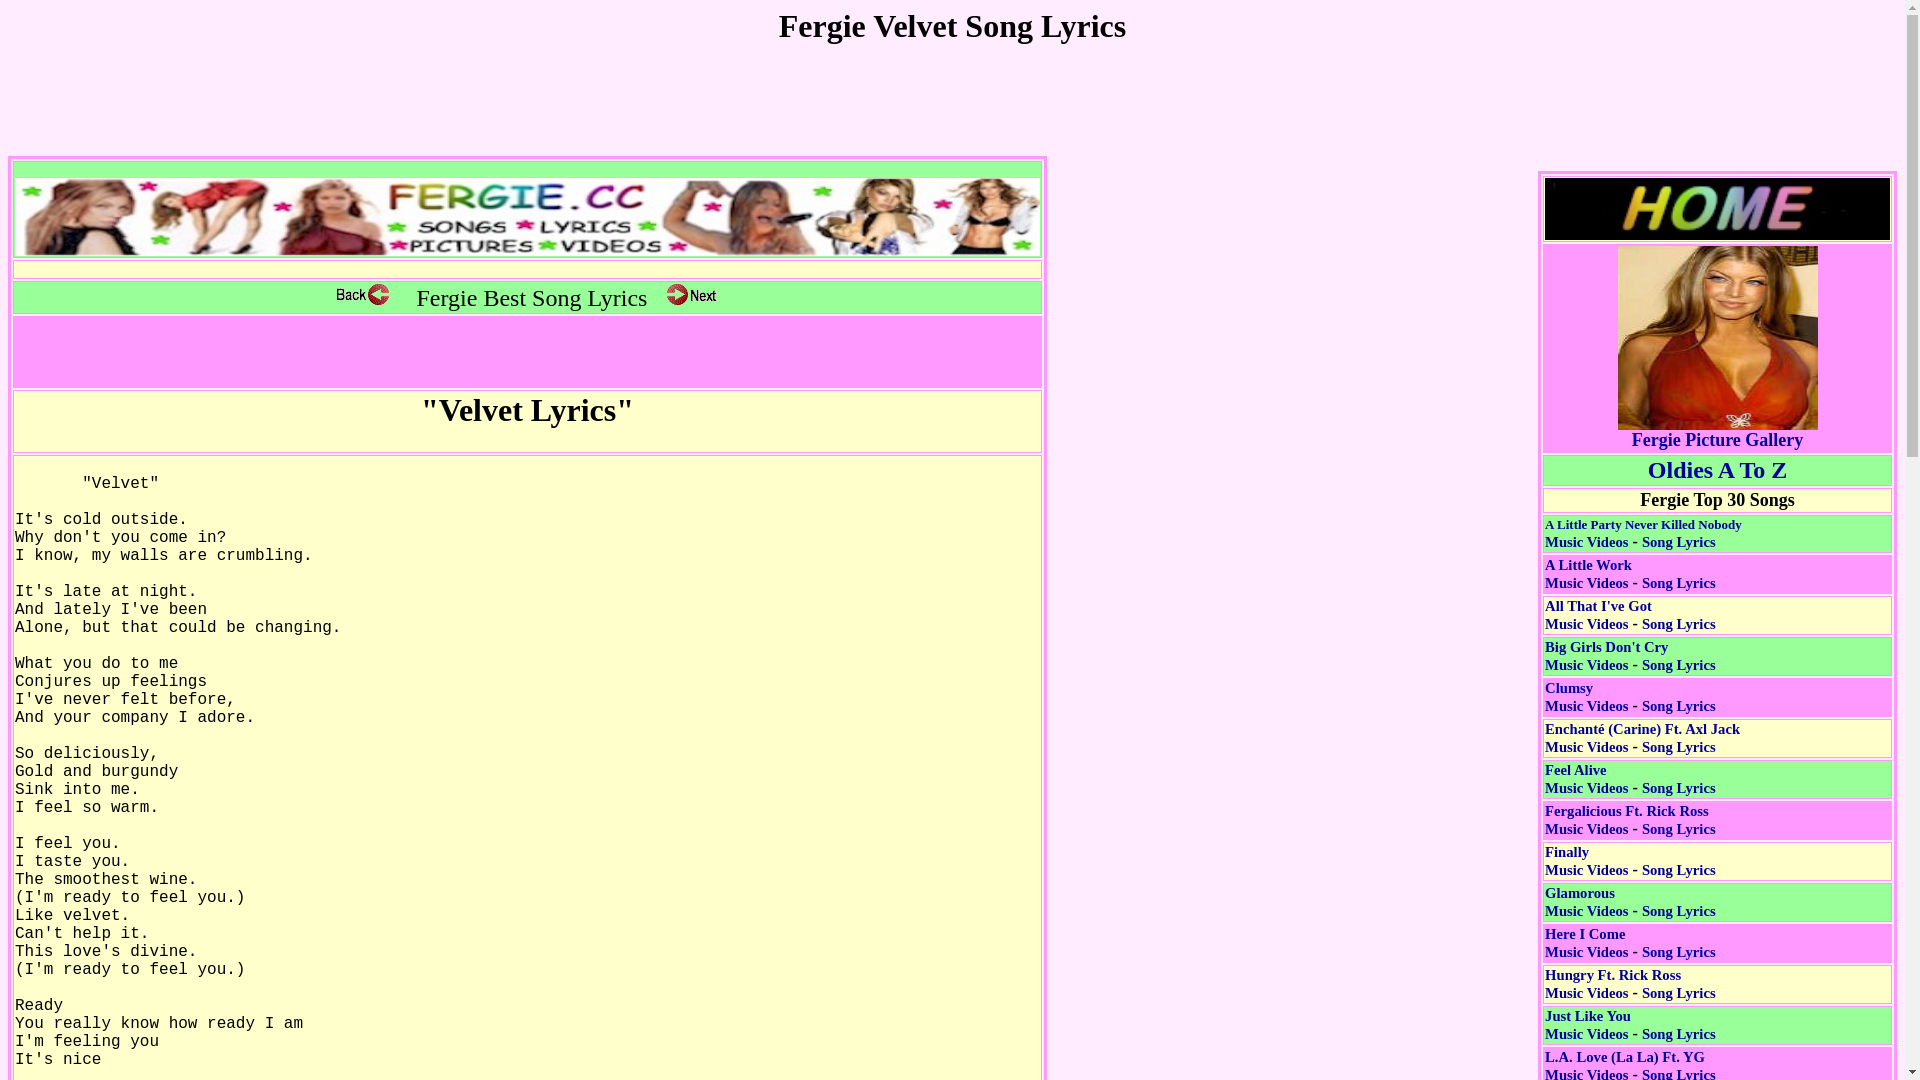 The width and height of the screenshot is (1920, 1080). Describe the element at coordinates (1597, 613) in the screenshot. I see `'All That I've Got` at that location.